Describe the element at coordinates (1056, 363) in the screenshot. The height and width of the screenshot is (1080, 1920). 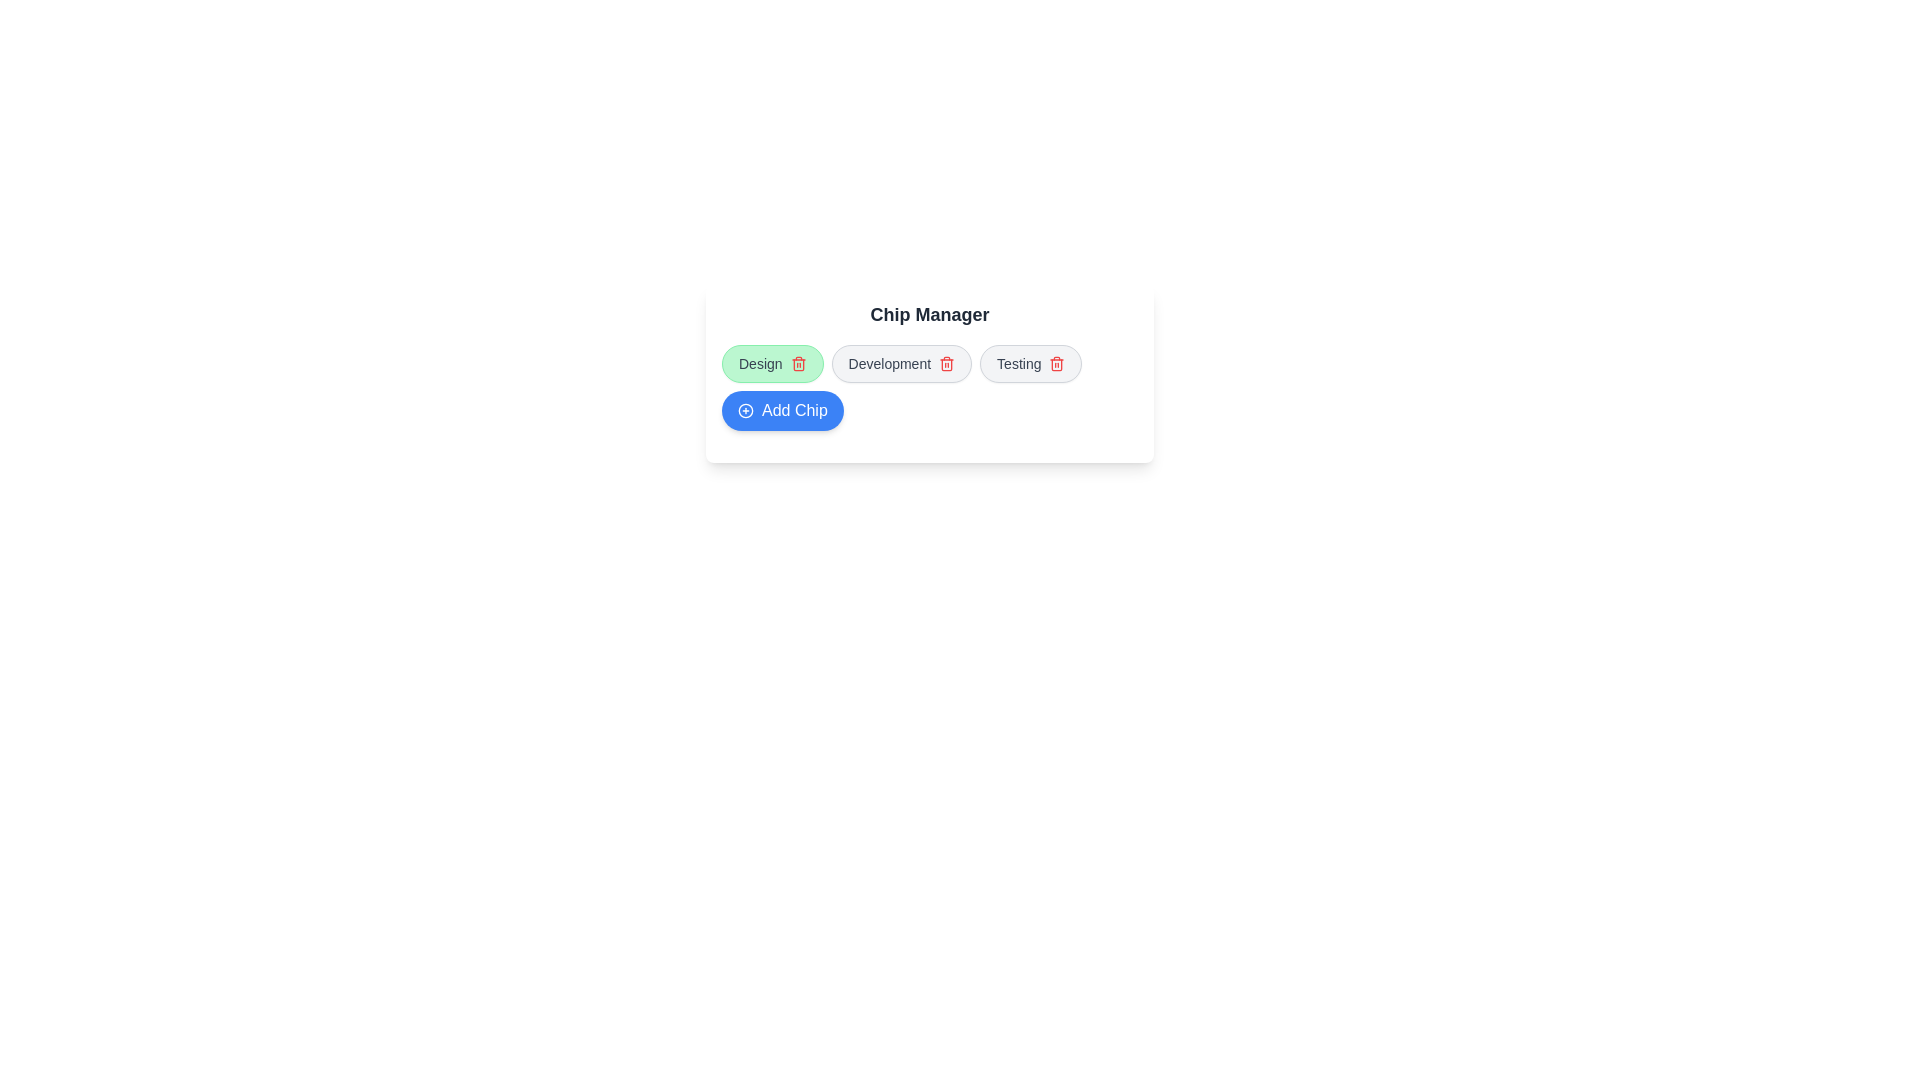
I see `delete icon of the chip labeled Testing to remove it` at that location.